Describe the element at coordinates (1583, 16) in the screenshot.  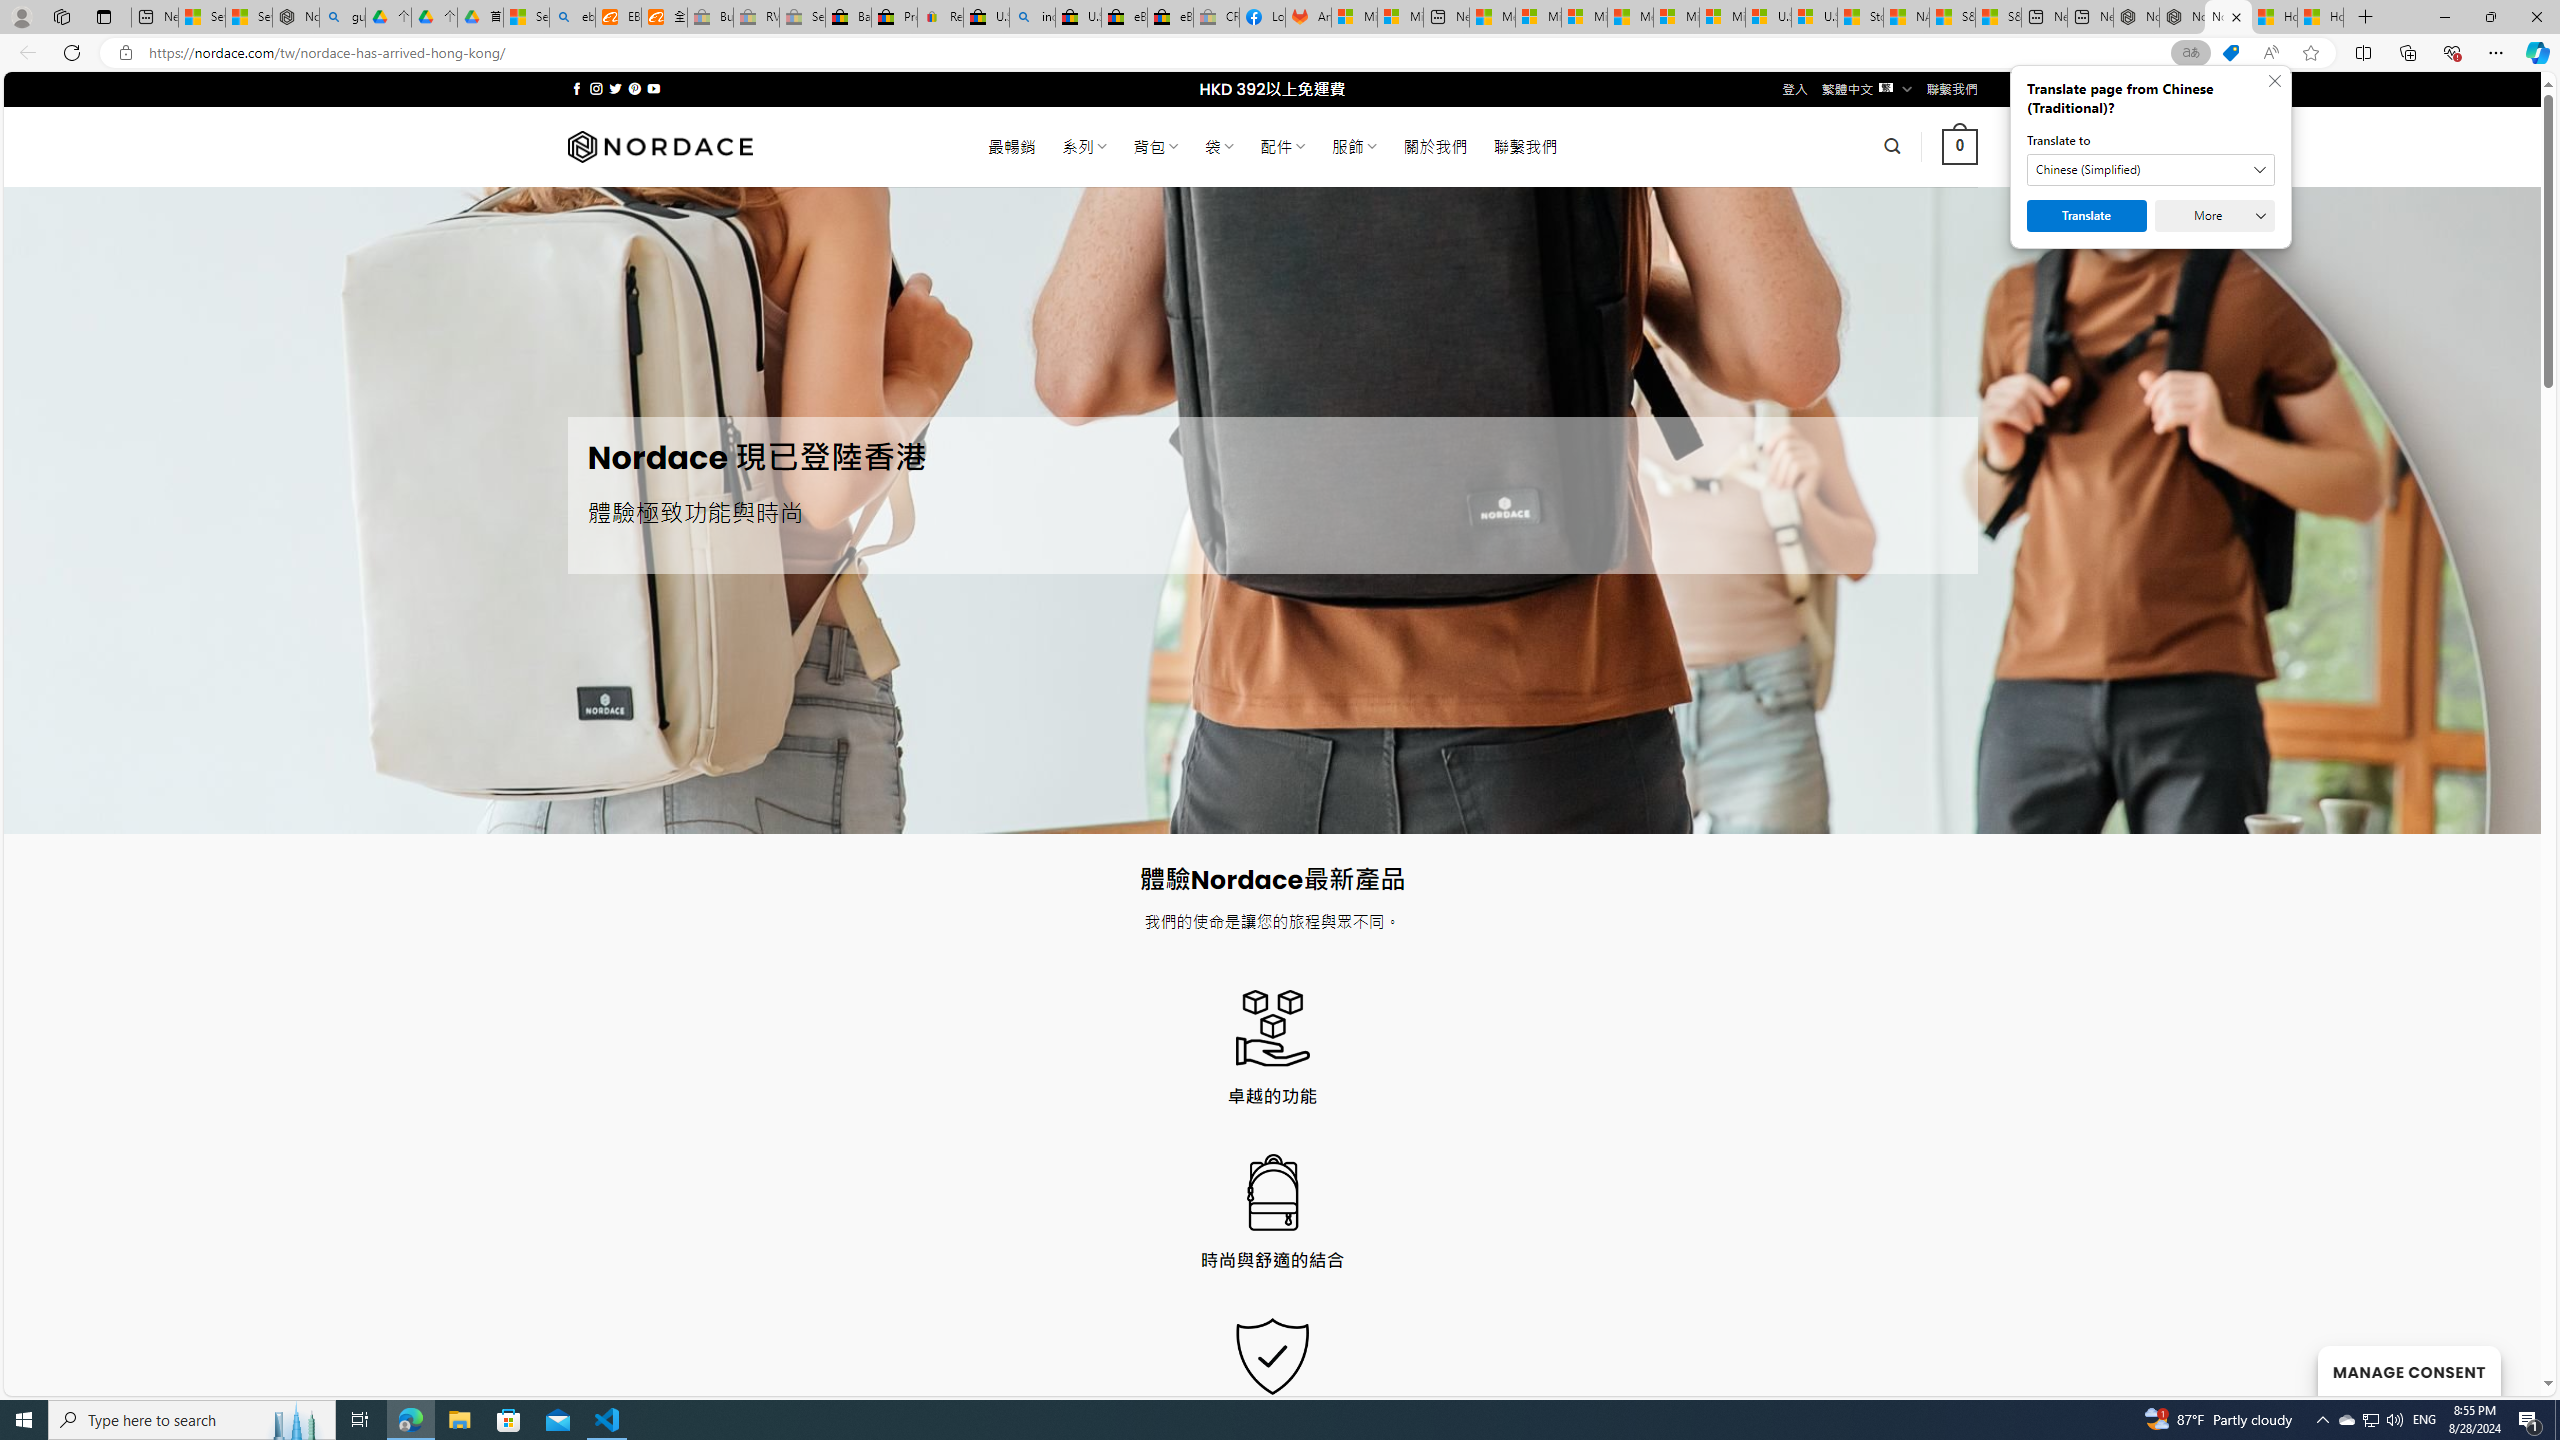
I see `'Microsoft account | Home'` at that location.